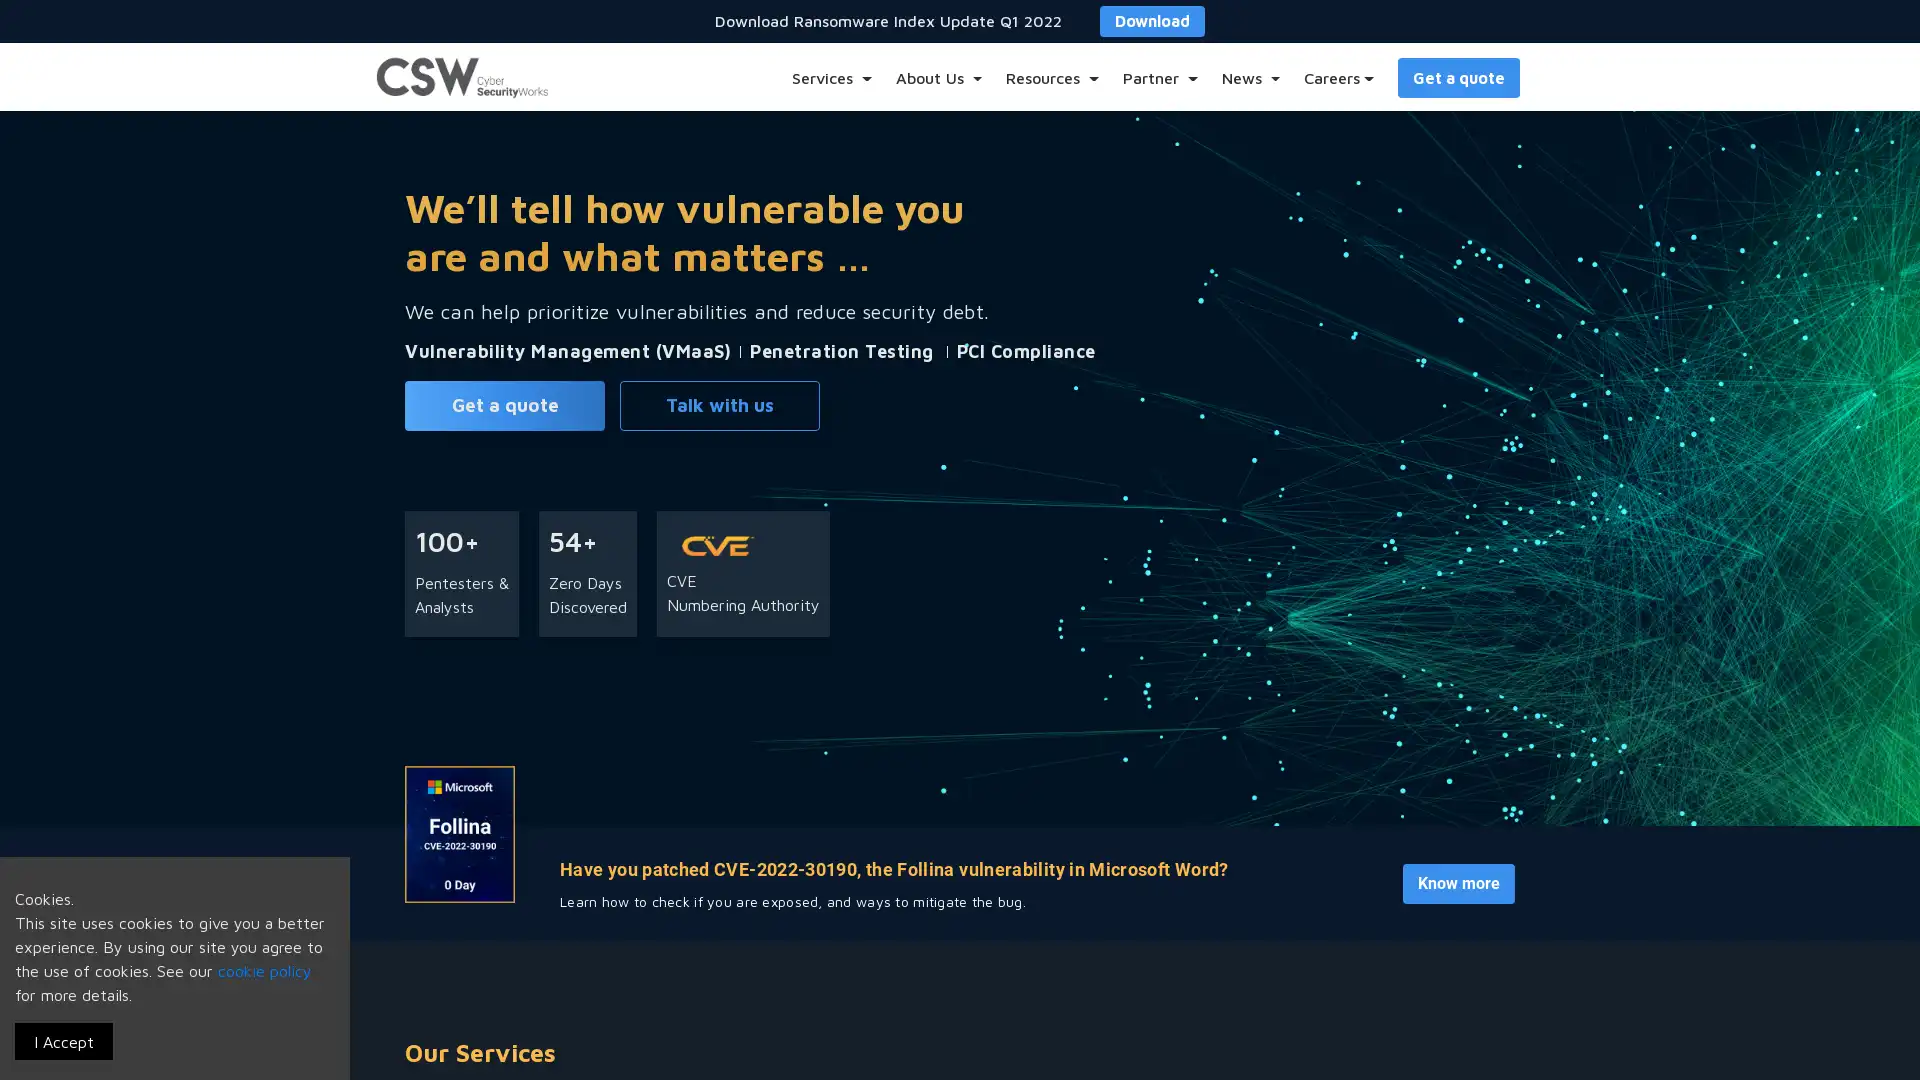 The image size is (1920, 1080). What do you see at coordinates (63, 1040) in the screenshot?
I see `I Accept` at bounding box center [63, 1040].